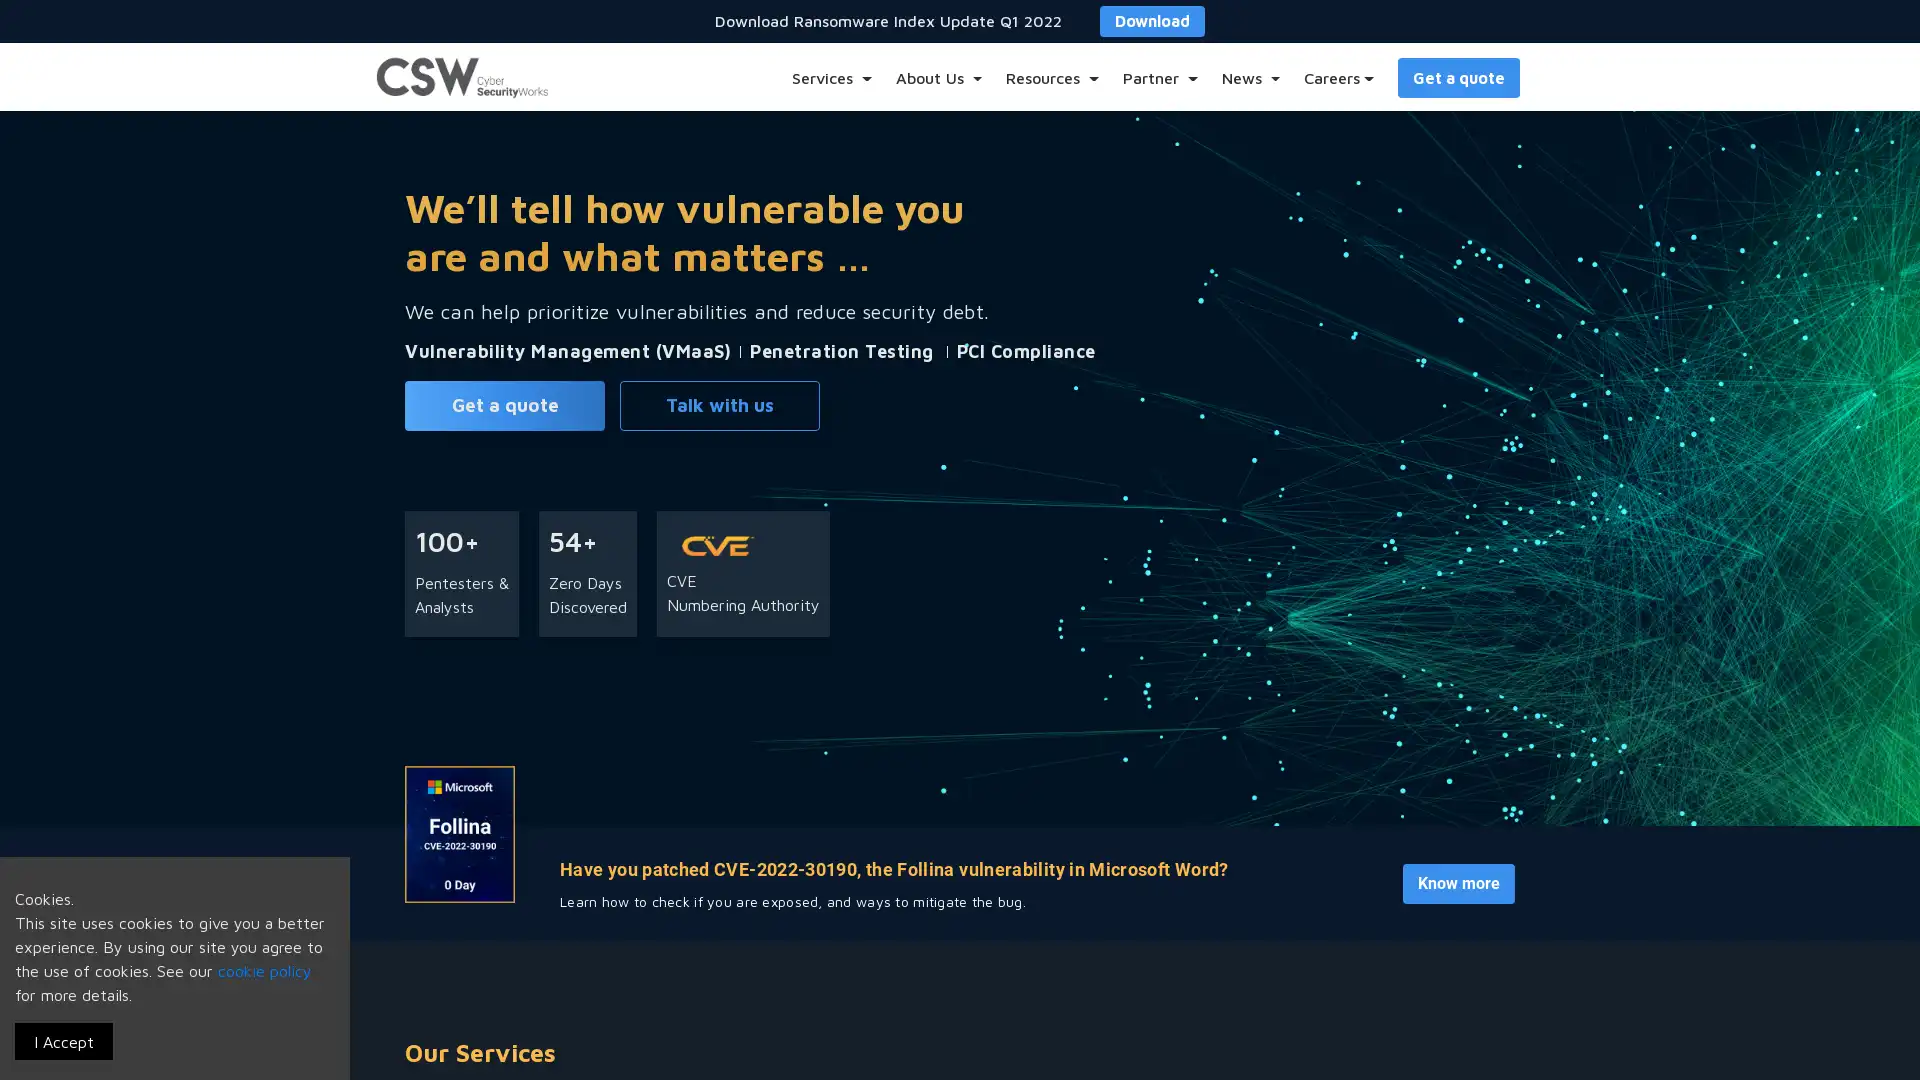 The image size is (1920, 1080). What do you see at coordinates (63, 1040) in the screenshot?
I see `I Accept` at bounding box center [63, 1040].